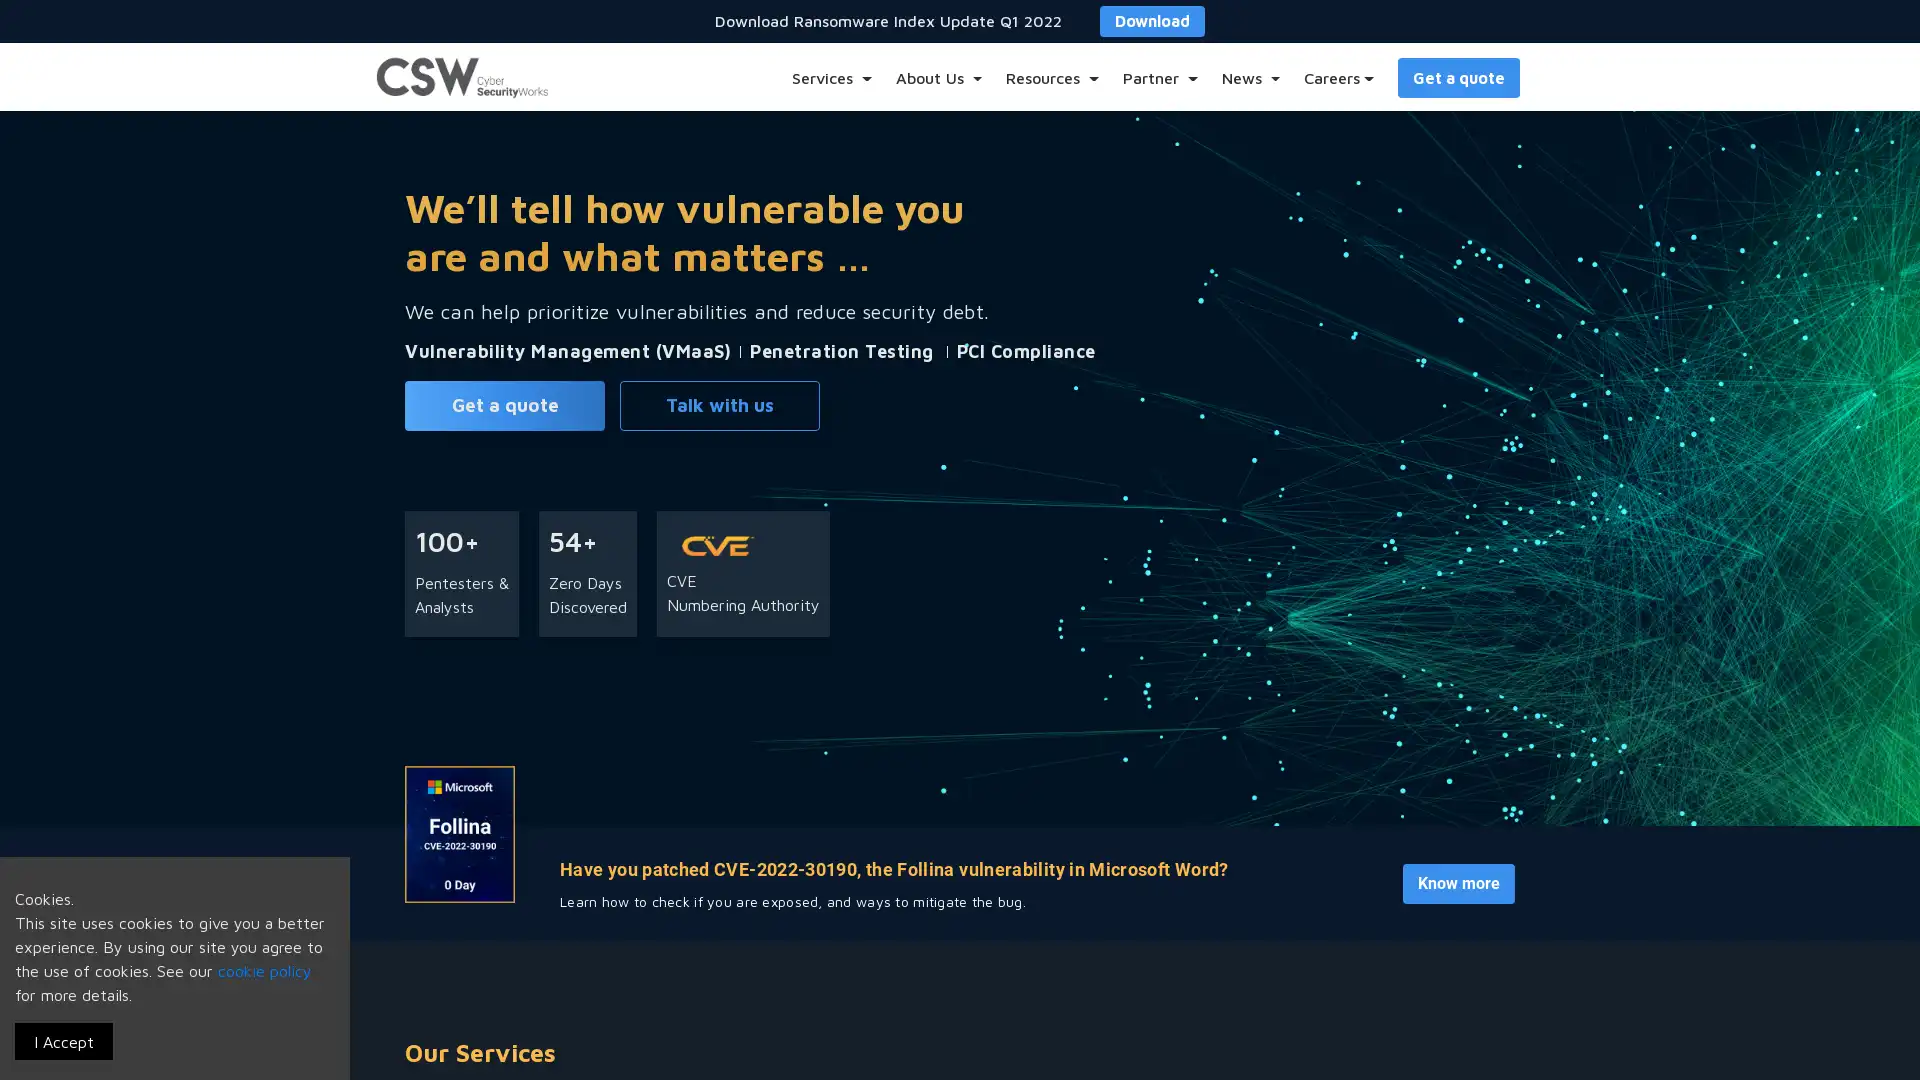 The image size is (1920, 1080). What do you see at coordinates (63, 1040) in the screenshot?
I see `I Accept` at bounding box center [63, 1040].